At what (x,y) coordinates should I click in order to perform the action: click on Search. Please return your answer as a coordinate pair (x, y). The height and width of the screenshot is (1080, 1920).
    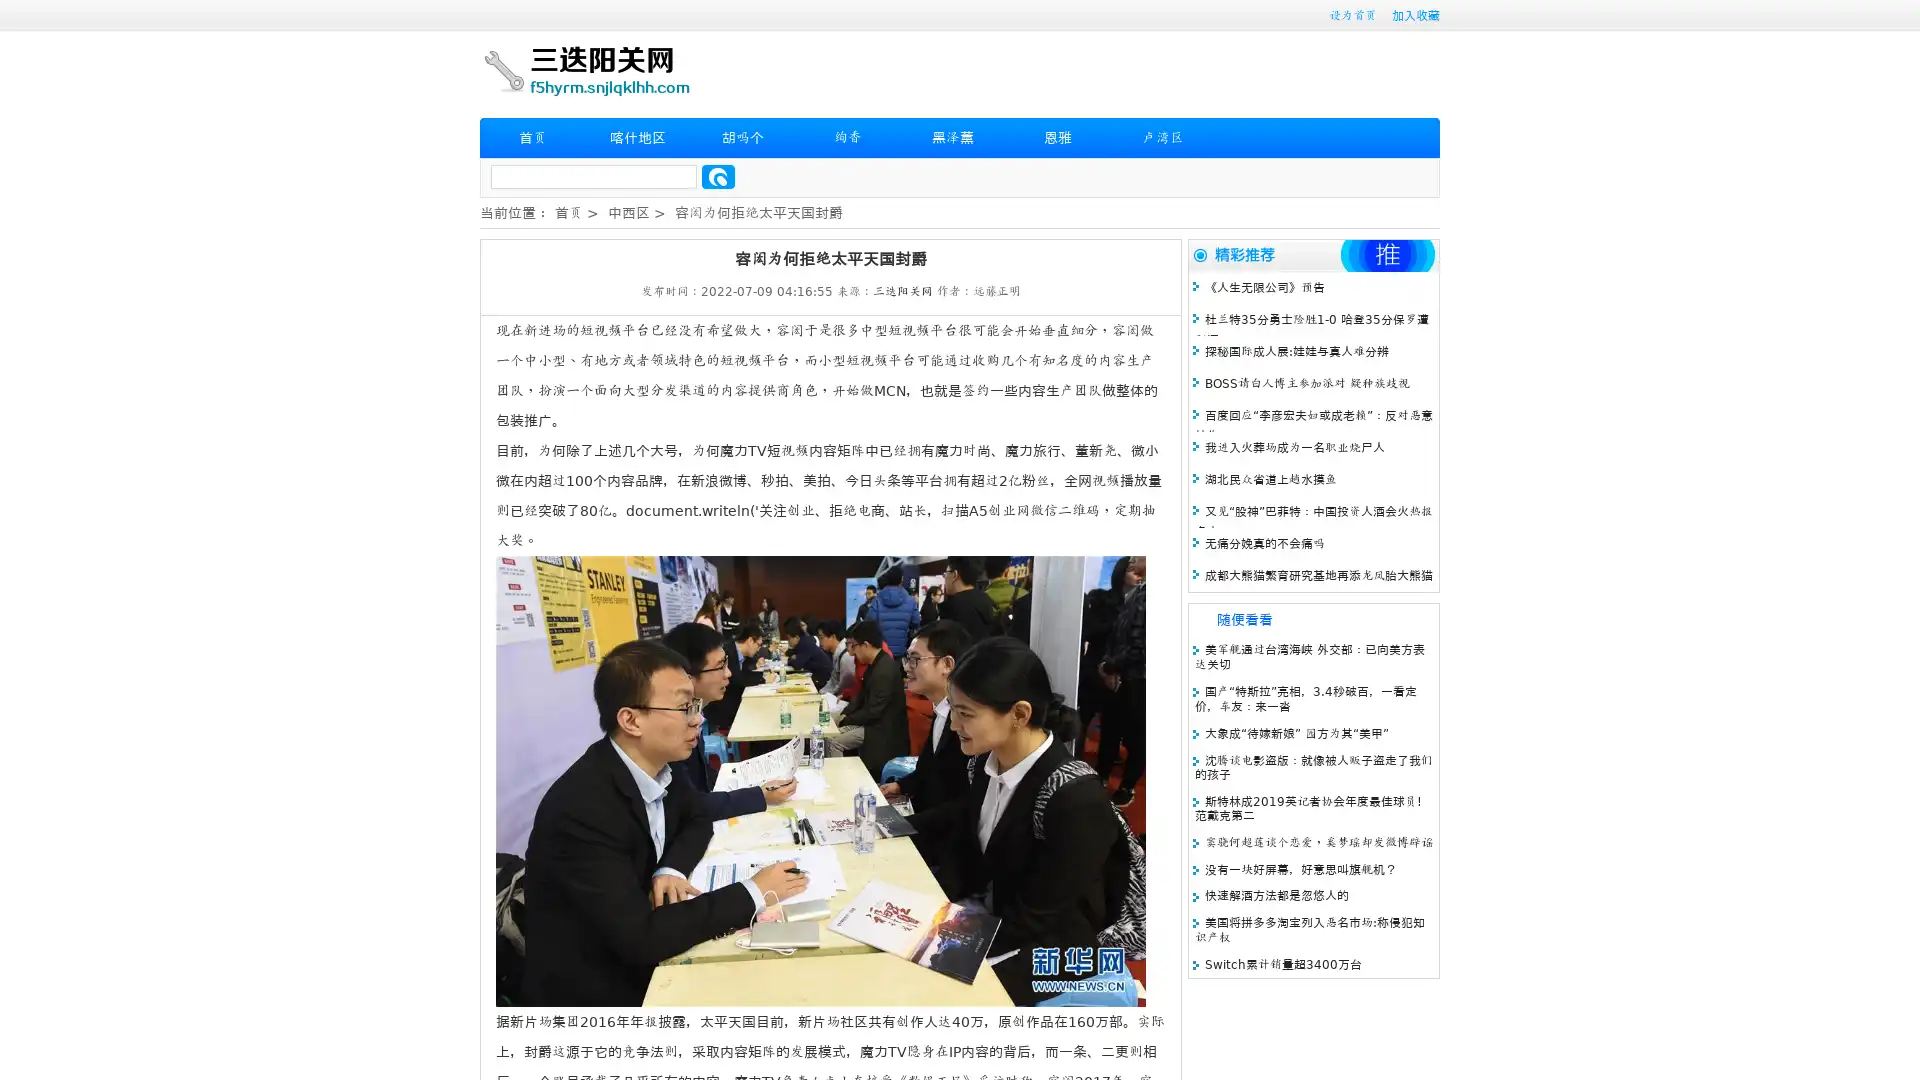
    Looking at the image, I should click on (718, 176).